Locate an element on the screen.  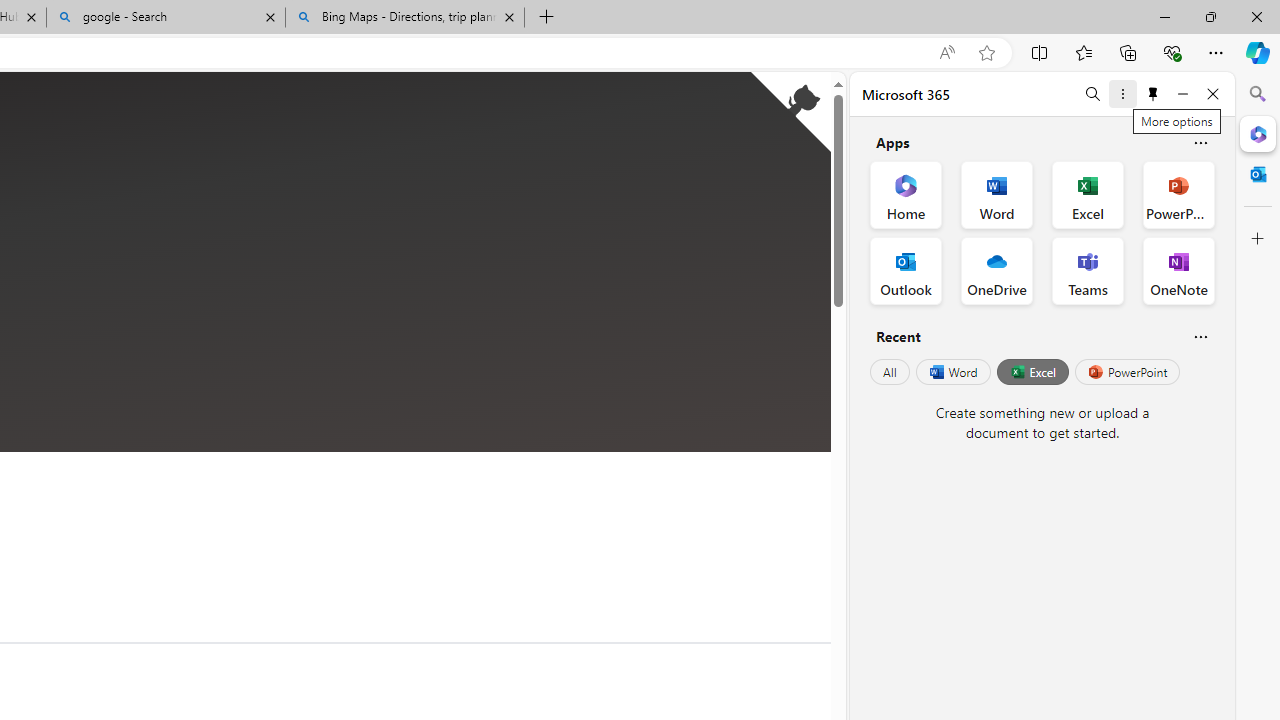
'Outlook Office App' is located at coordinates (905, 271).